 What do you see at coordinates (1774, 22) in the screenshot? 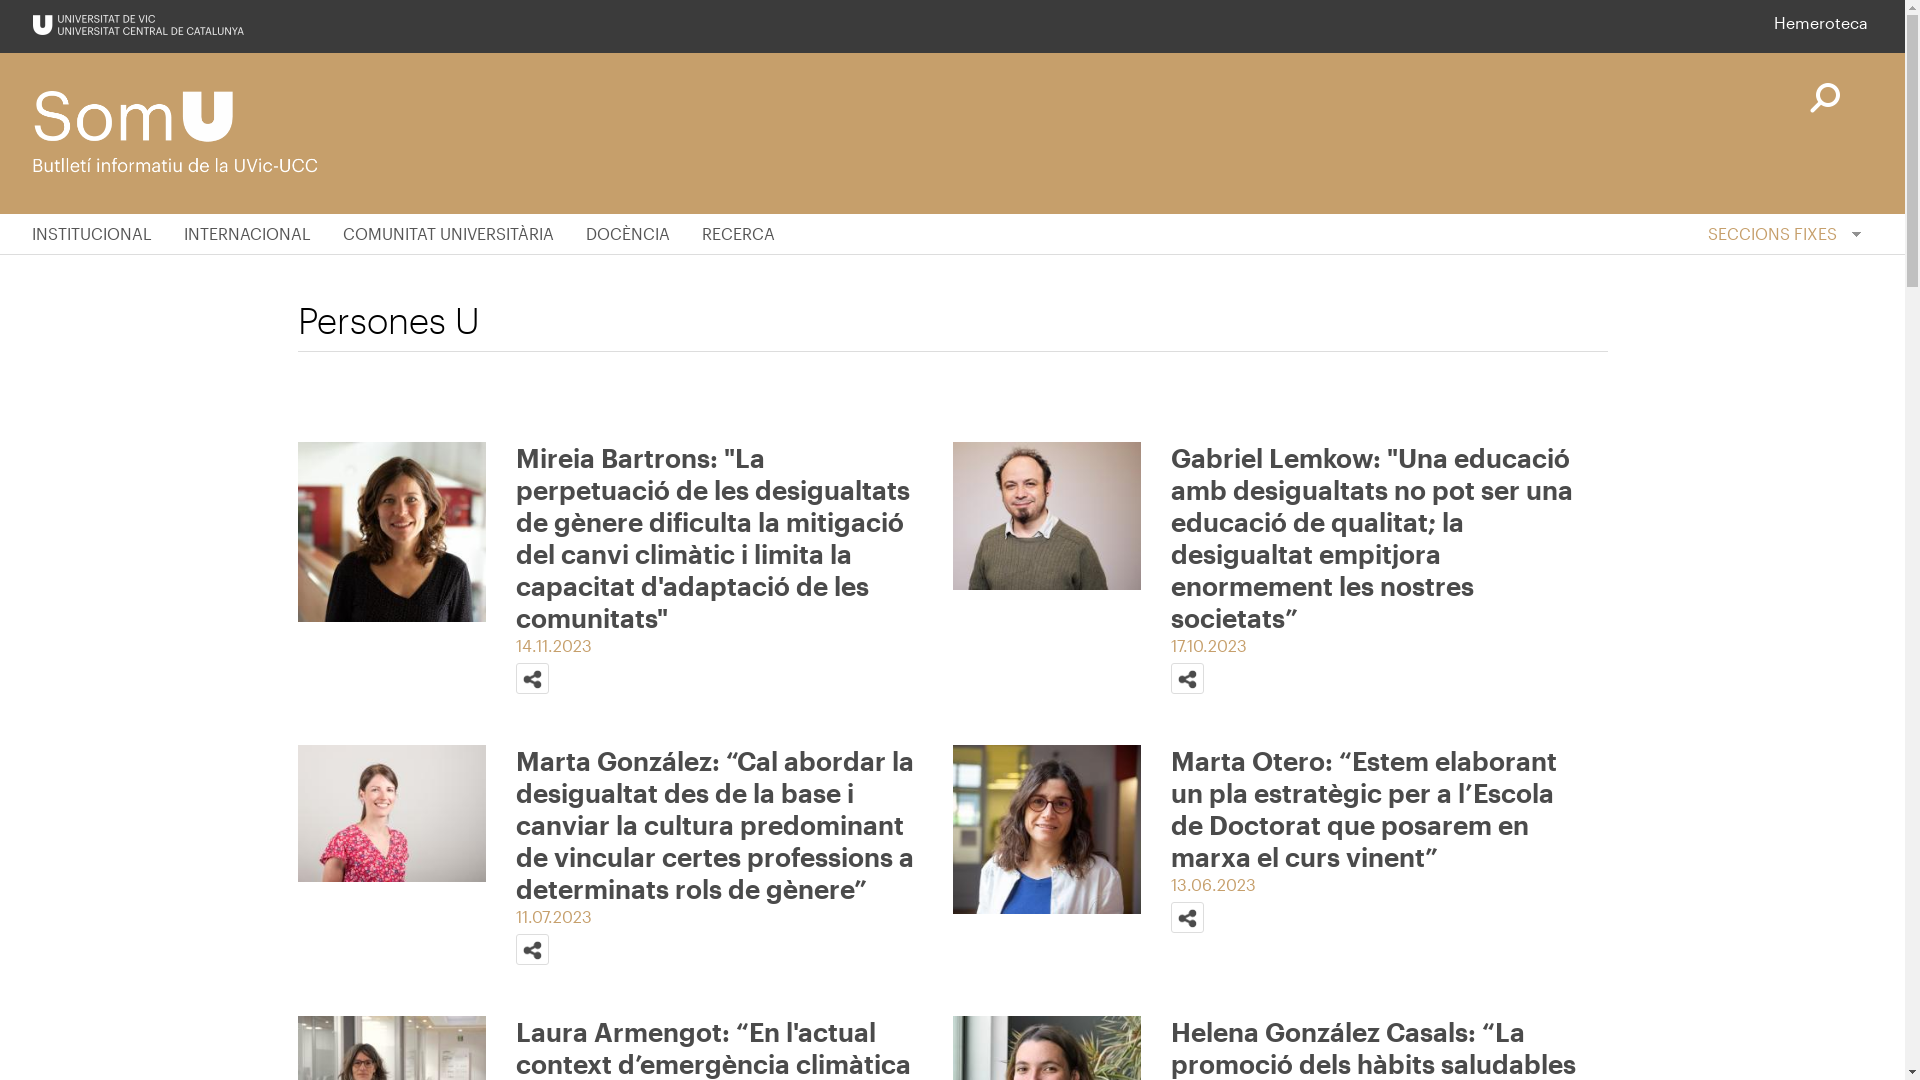
I see `'Hemeroteca'` at bounding box center [1774, 22].